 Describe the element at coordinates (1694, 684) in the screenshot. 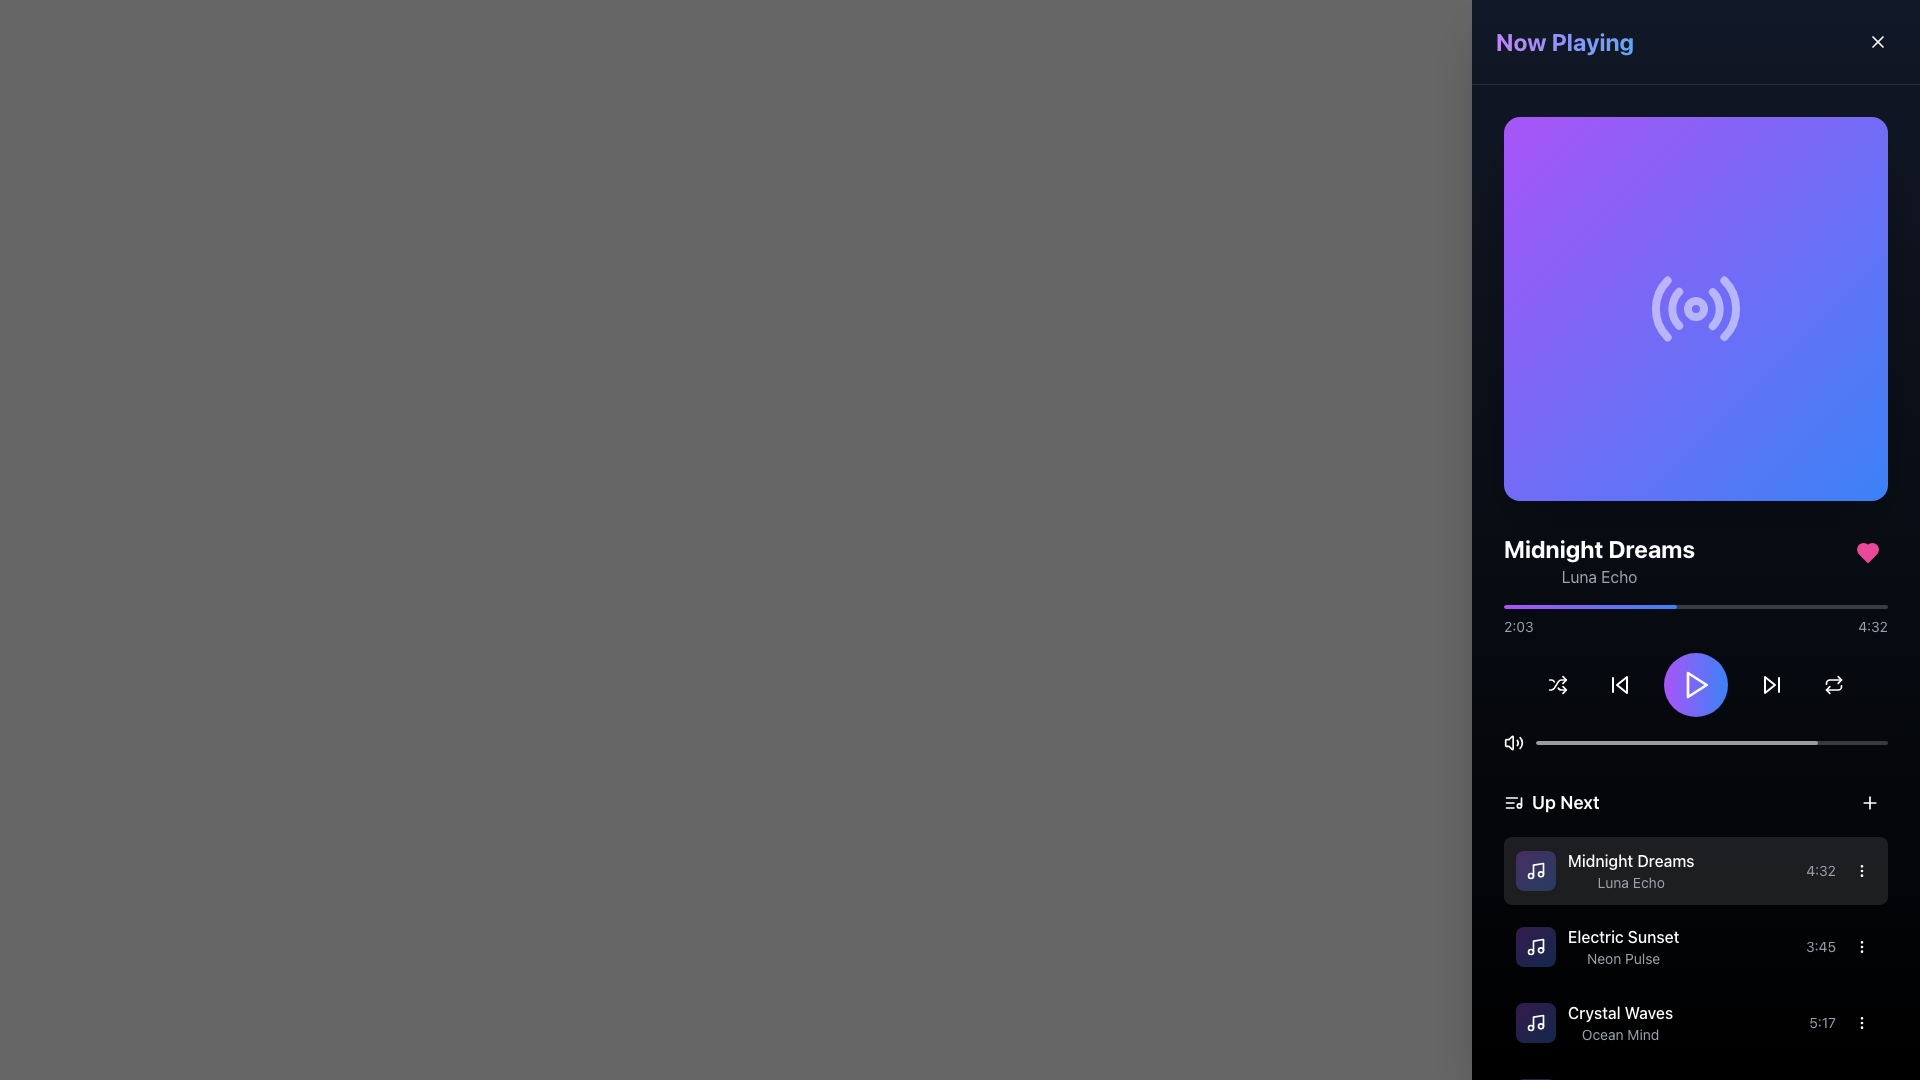

I see `the circular play button with a gradient fill and a white play icon in its center` at that location.